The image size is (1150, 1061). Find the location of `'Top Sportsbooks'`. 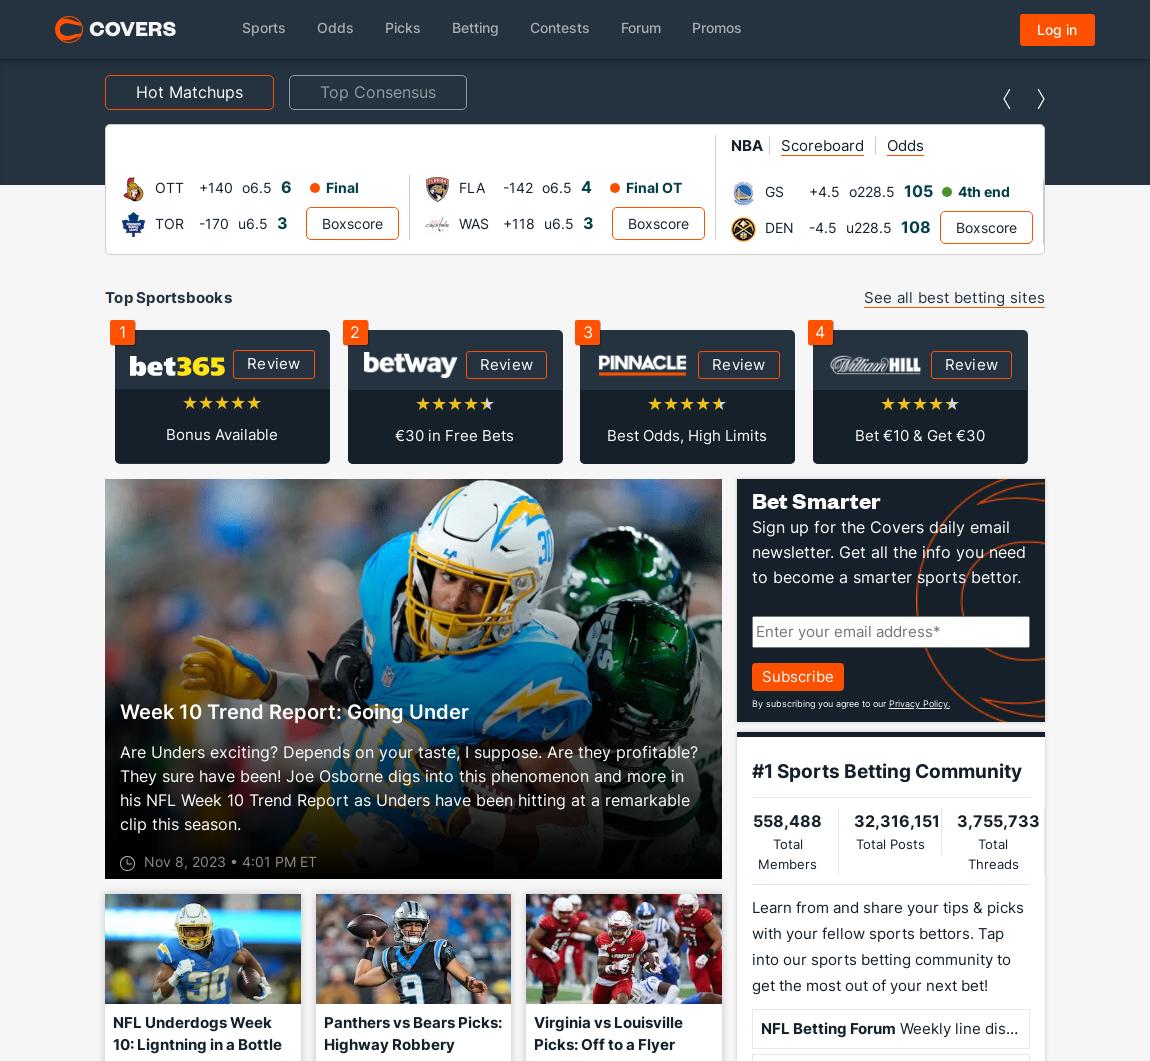

'Top Sportsbooks' is located at coordinates (103, 296).